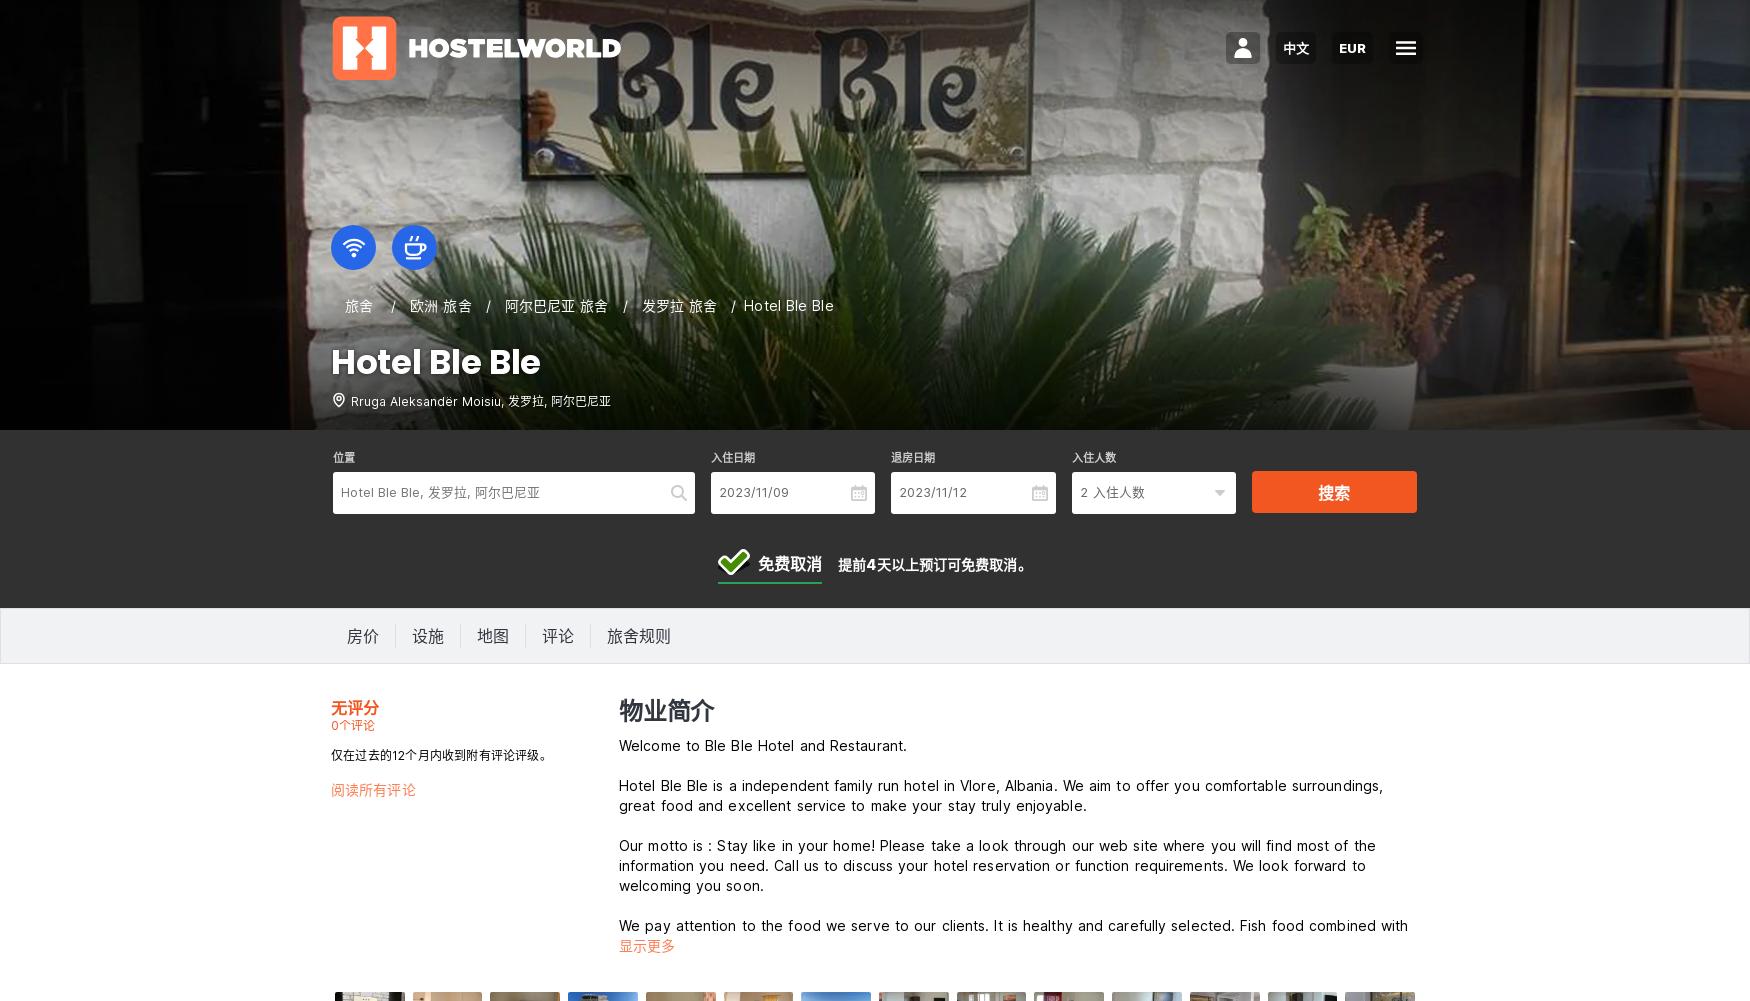 This screenshot has height=1001, width=1750. Describe the element at coordinates (933, 563) in the screenshot. I see `'提前4天以上预订可免费取消。'` at that location.